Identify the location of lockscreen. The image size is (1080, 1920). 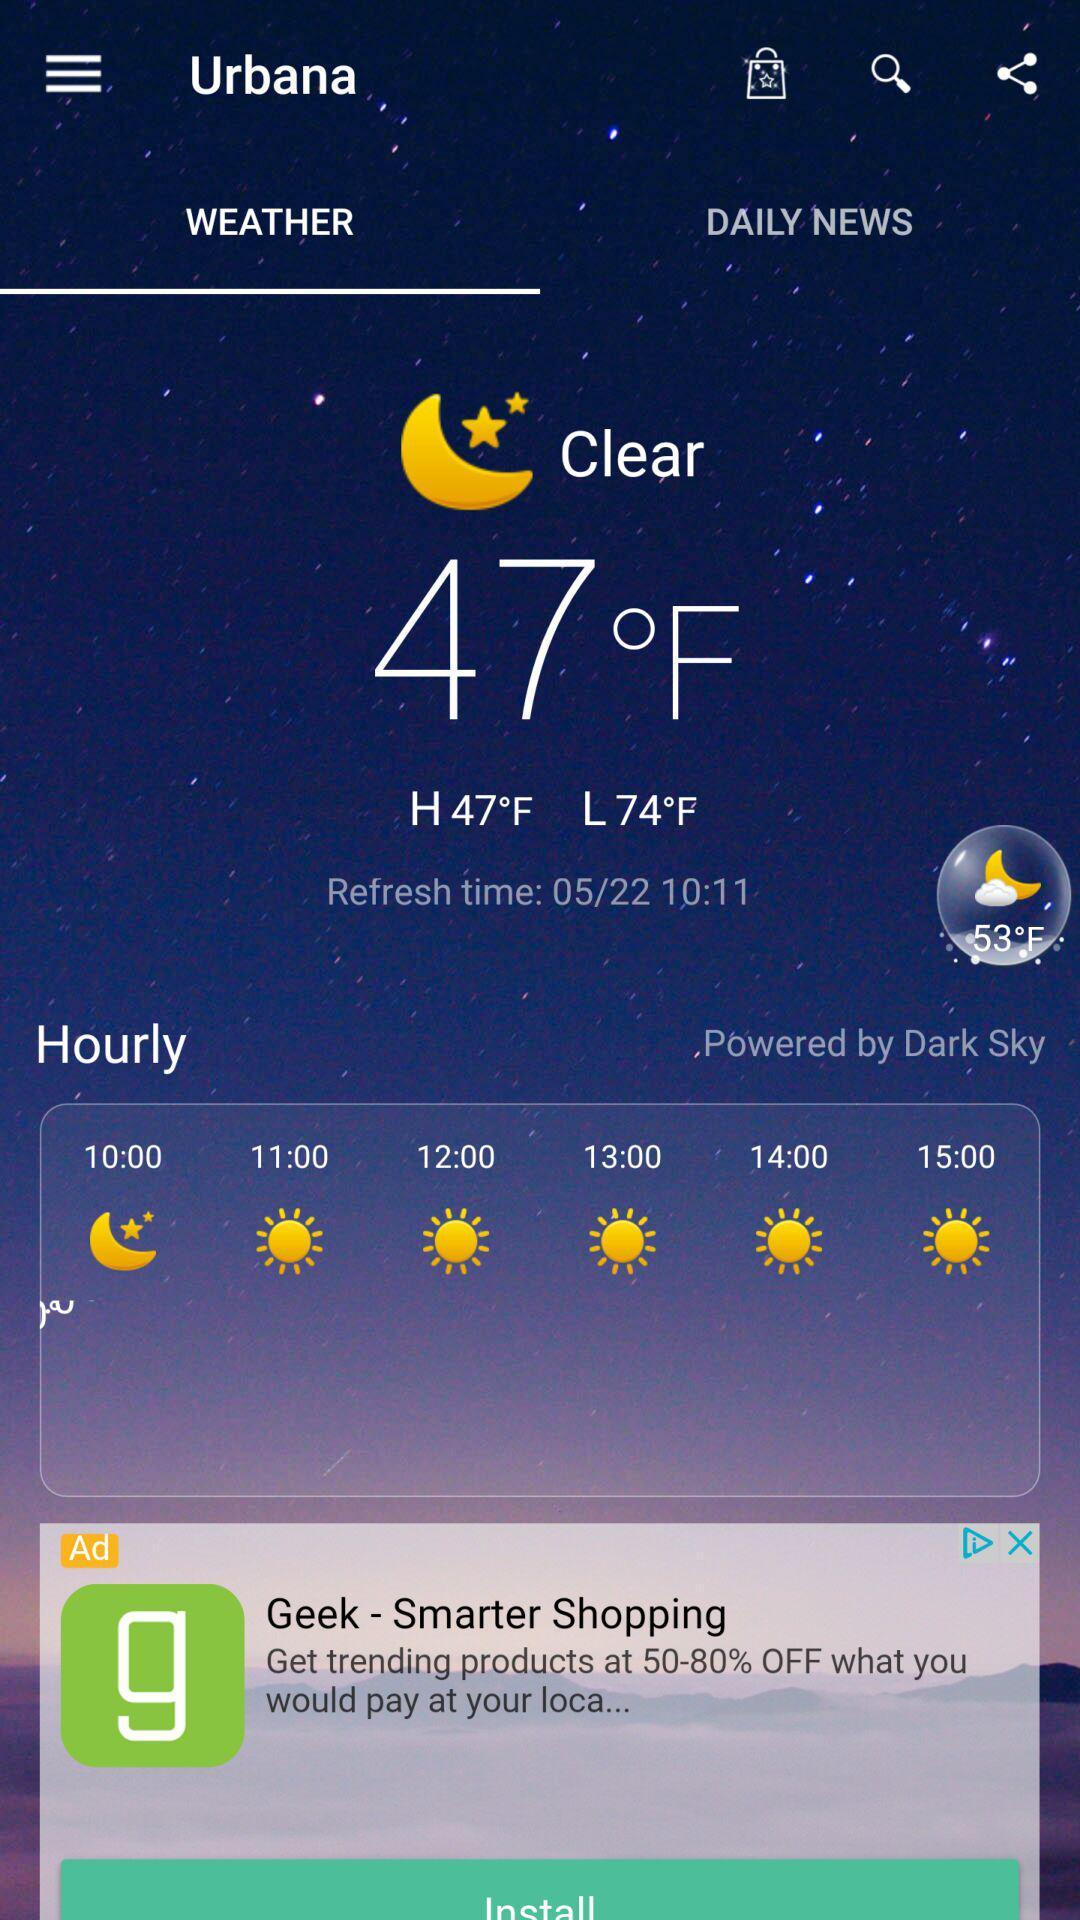
(764, 73).